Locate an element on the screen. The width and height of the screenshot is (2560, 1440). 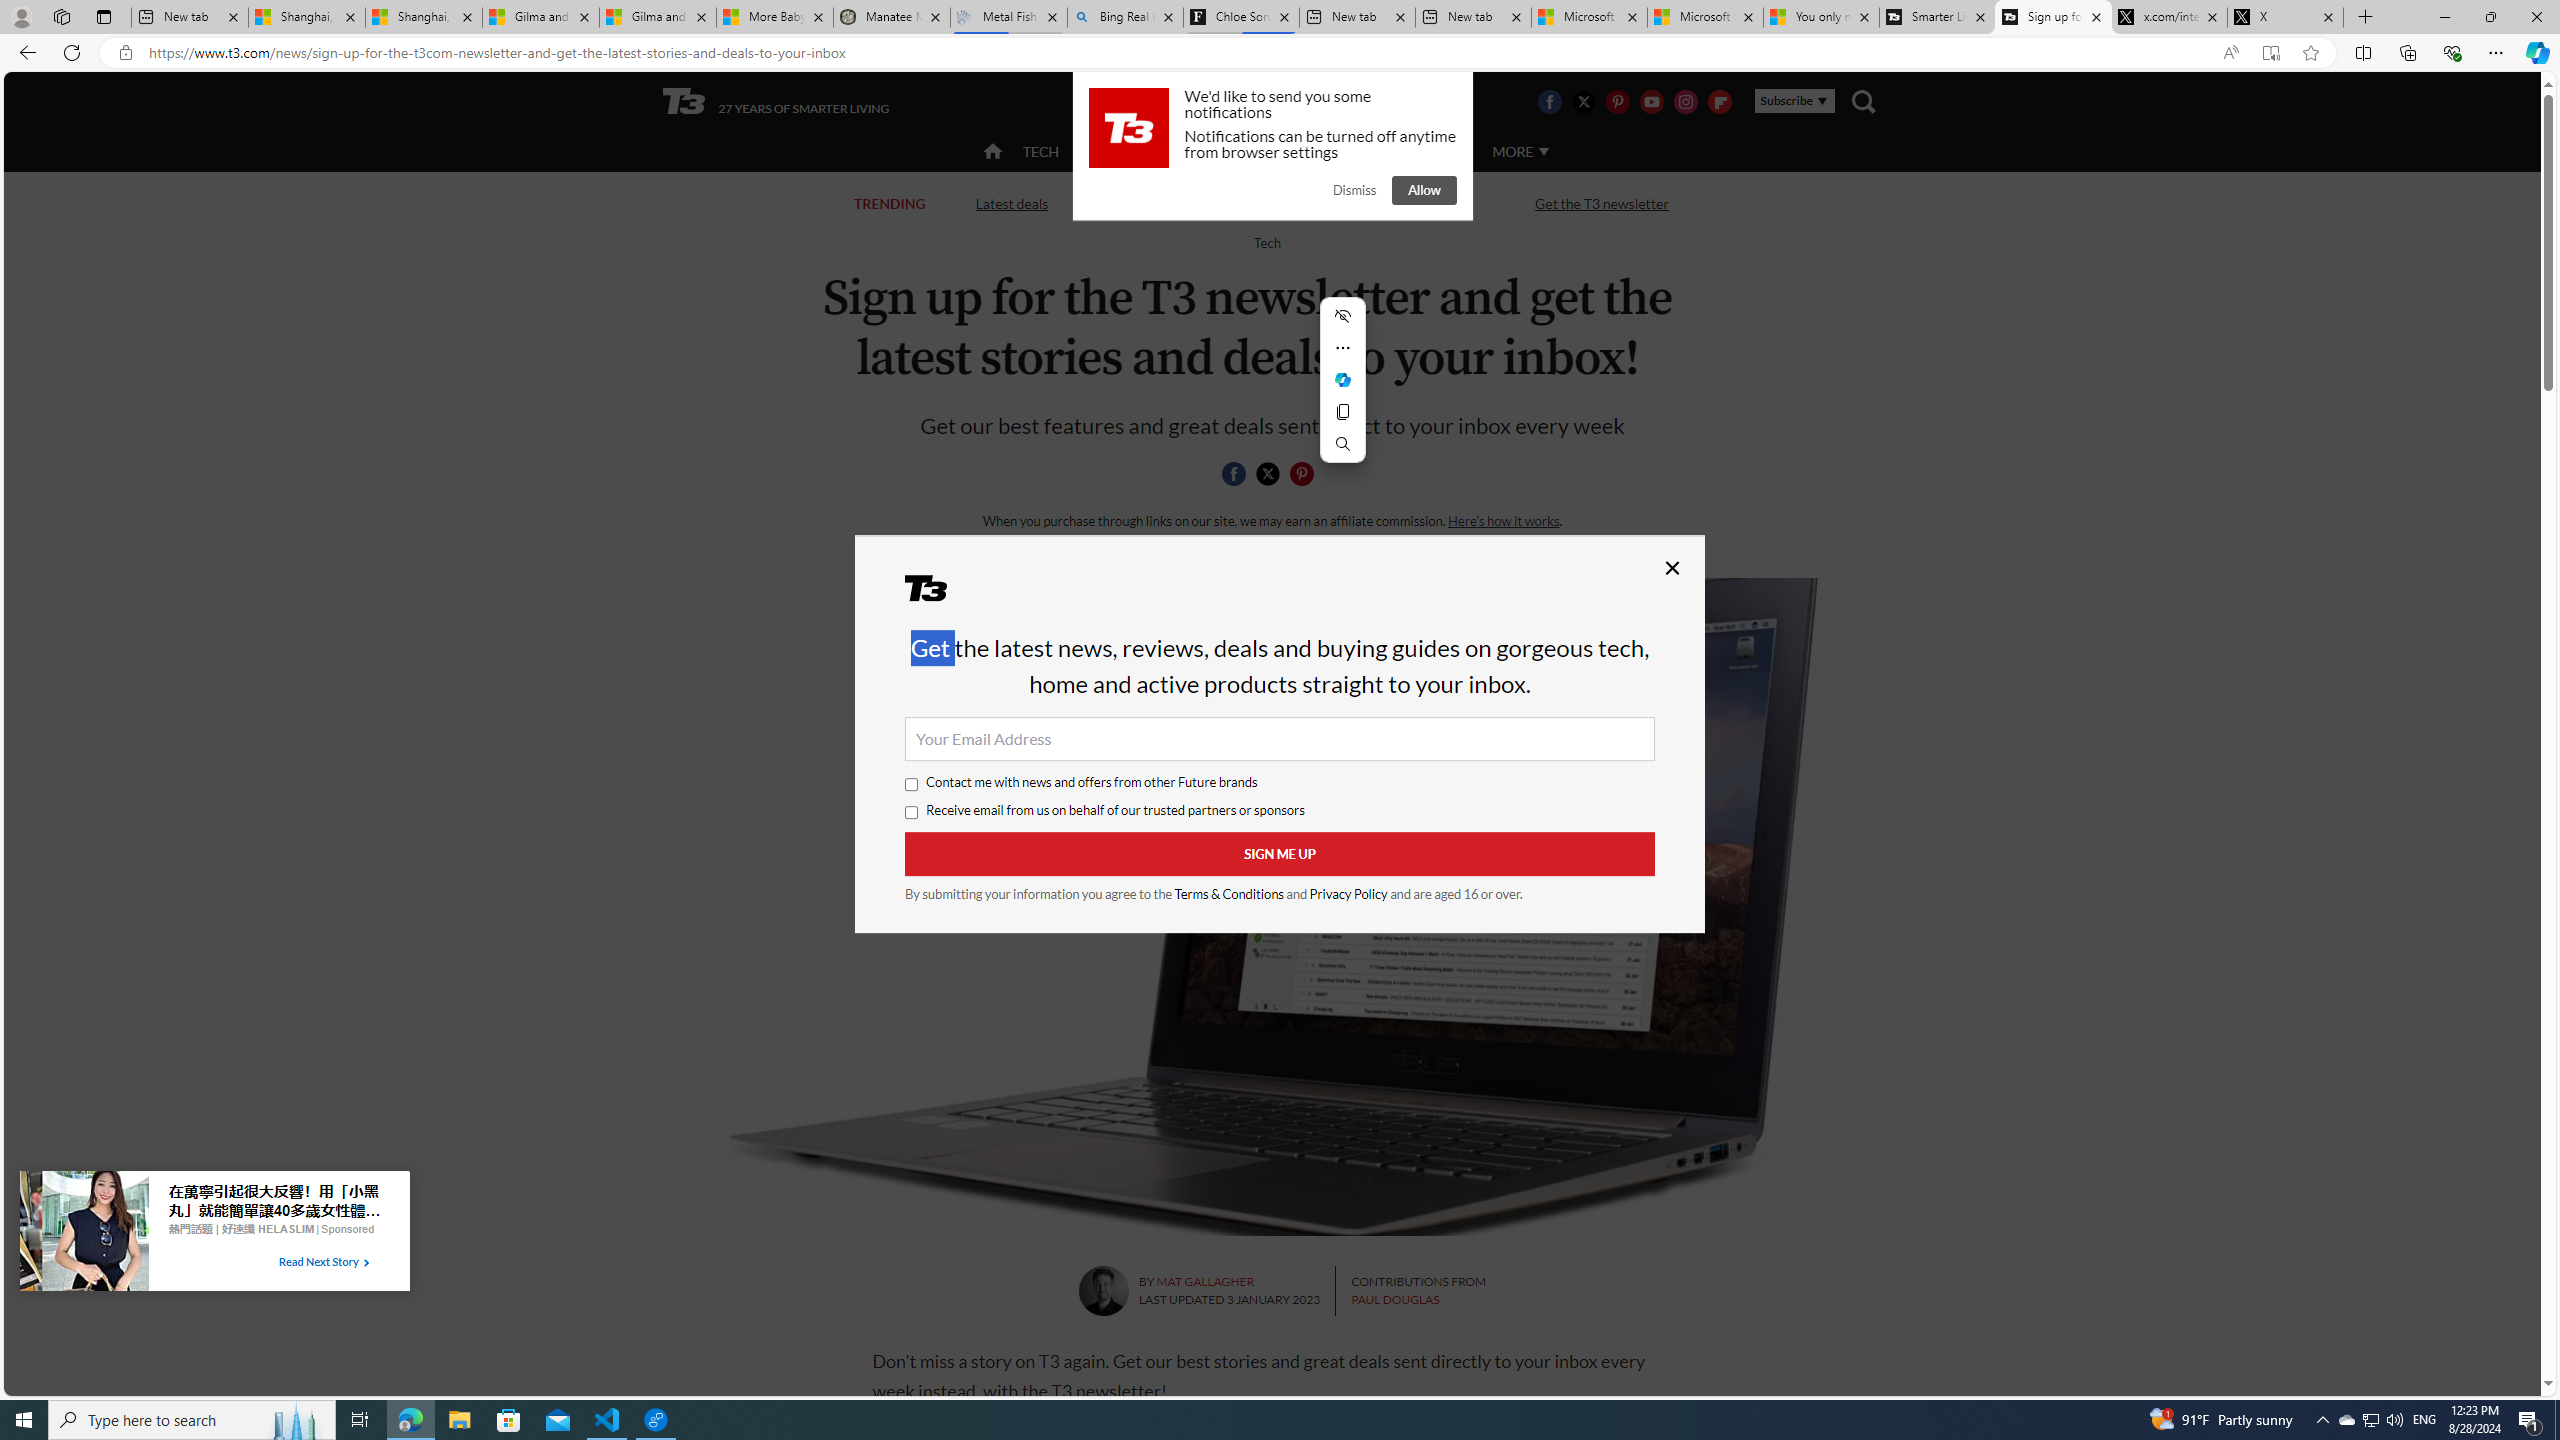
'Browser essentials' is located at coordinates (2451, 51).